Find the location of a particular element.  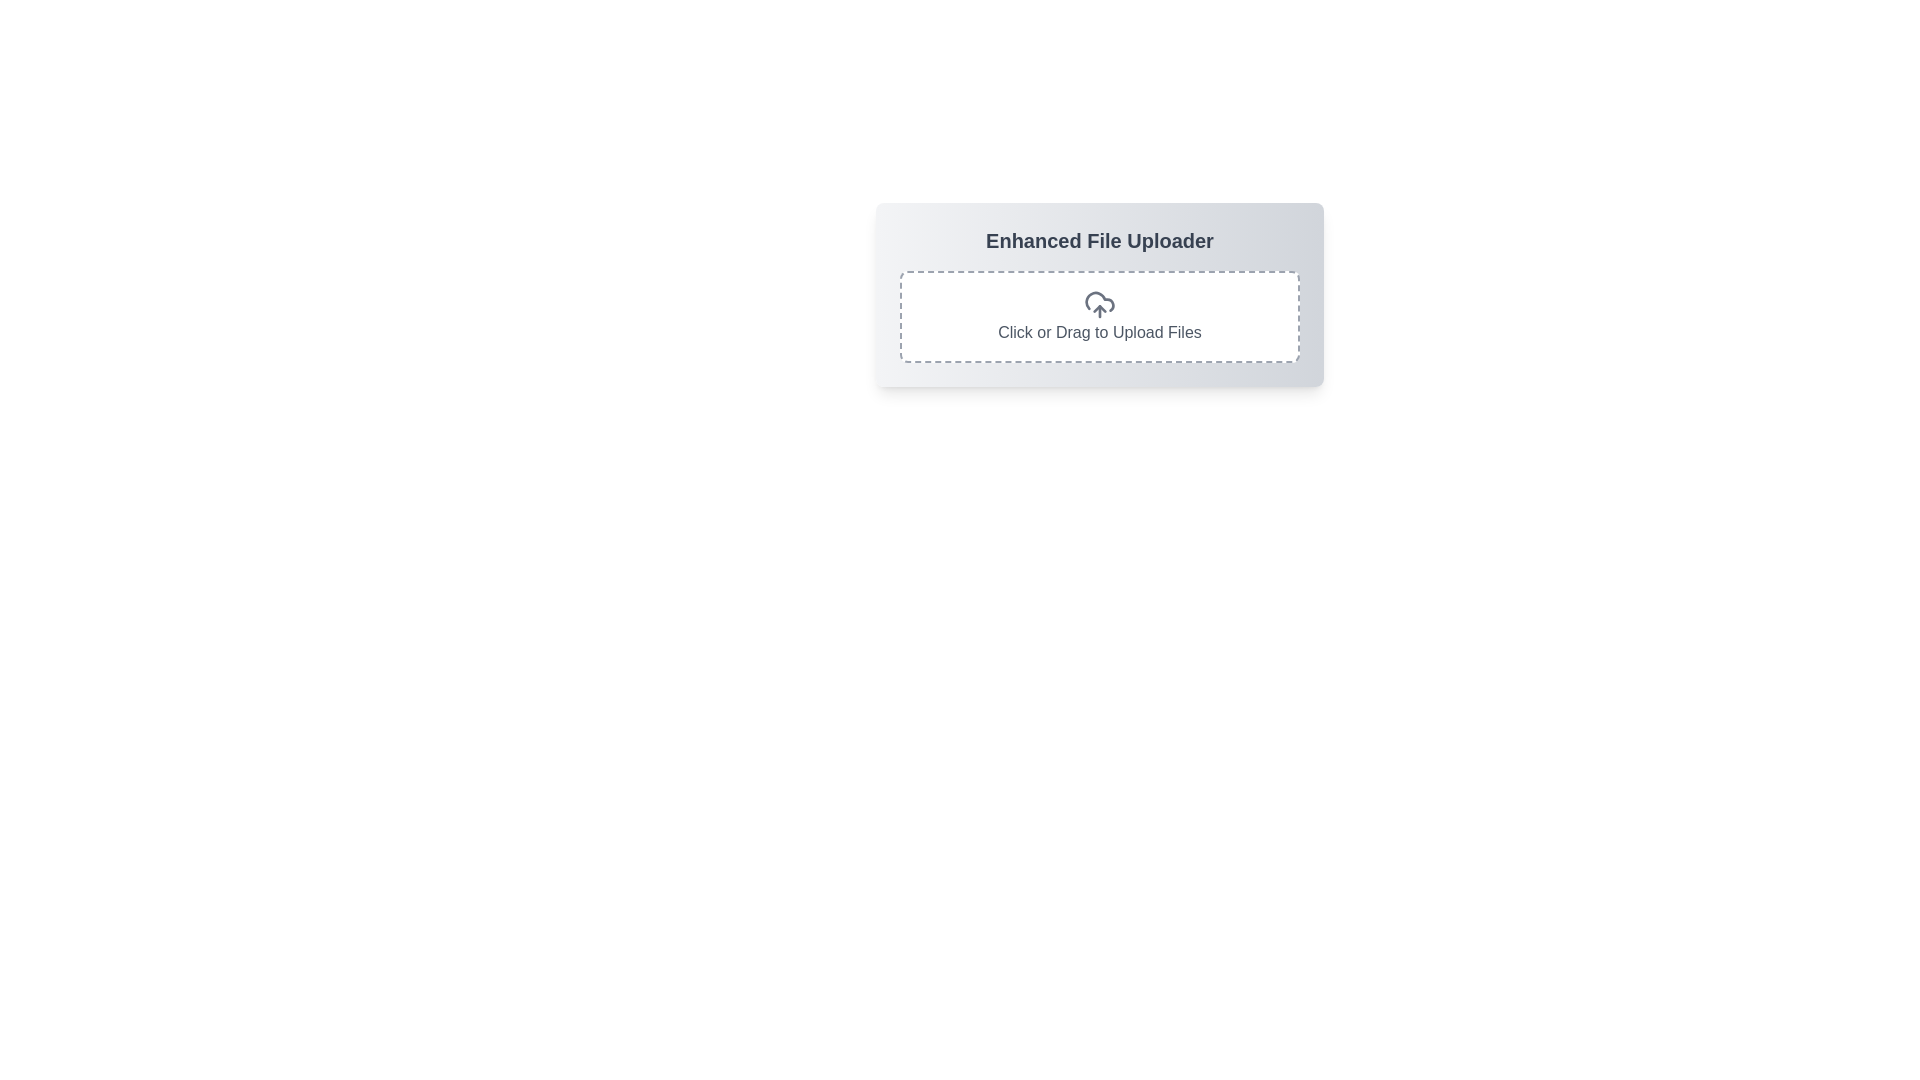

the upload icon located centrally within the white box with a gray dashed border, positioned below the heading 'Enhanced File Uploader' is located at coordinates (1098, 304).